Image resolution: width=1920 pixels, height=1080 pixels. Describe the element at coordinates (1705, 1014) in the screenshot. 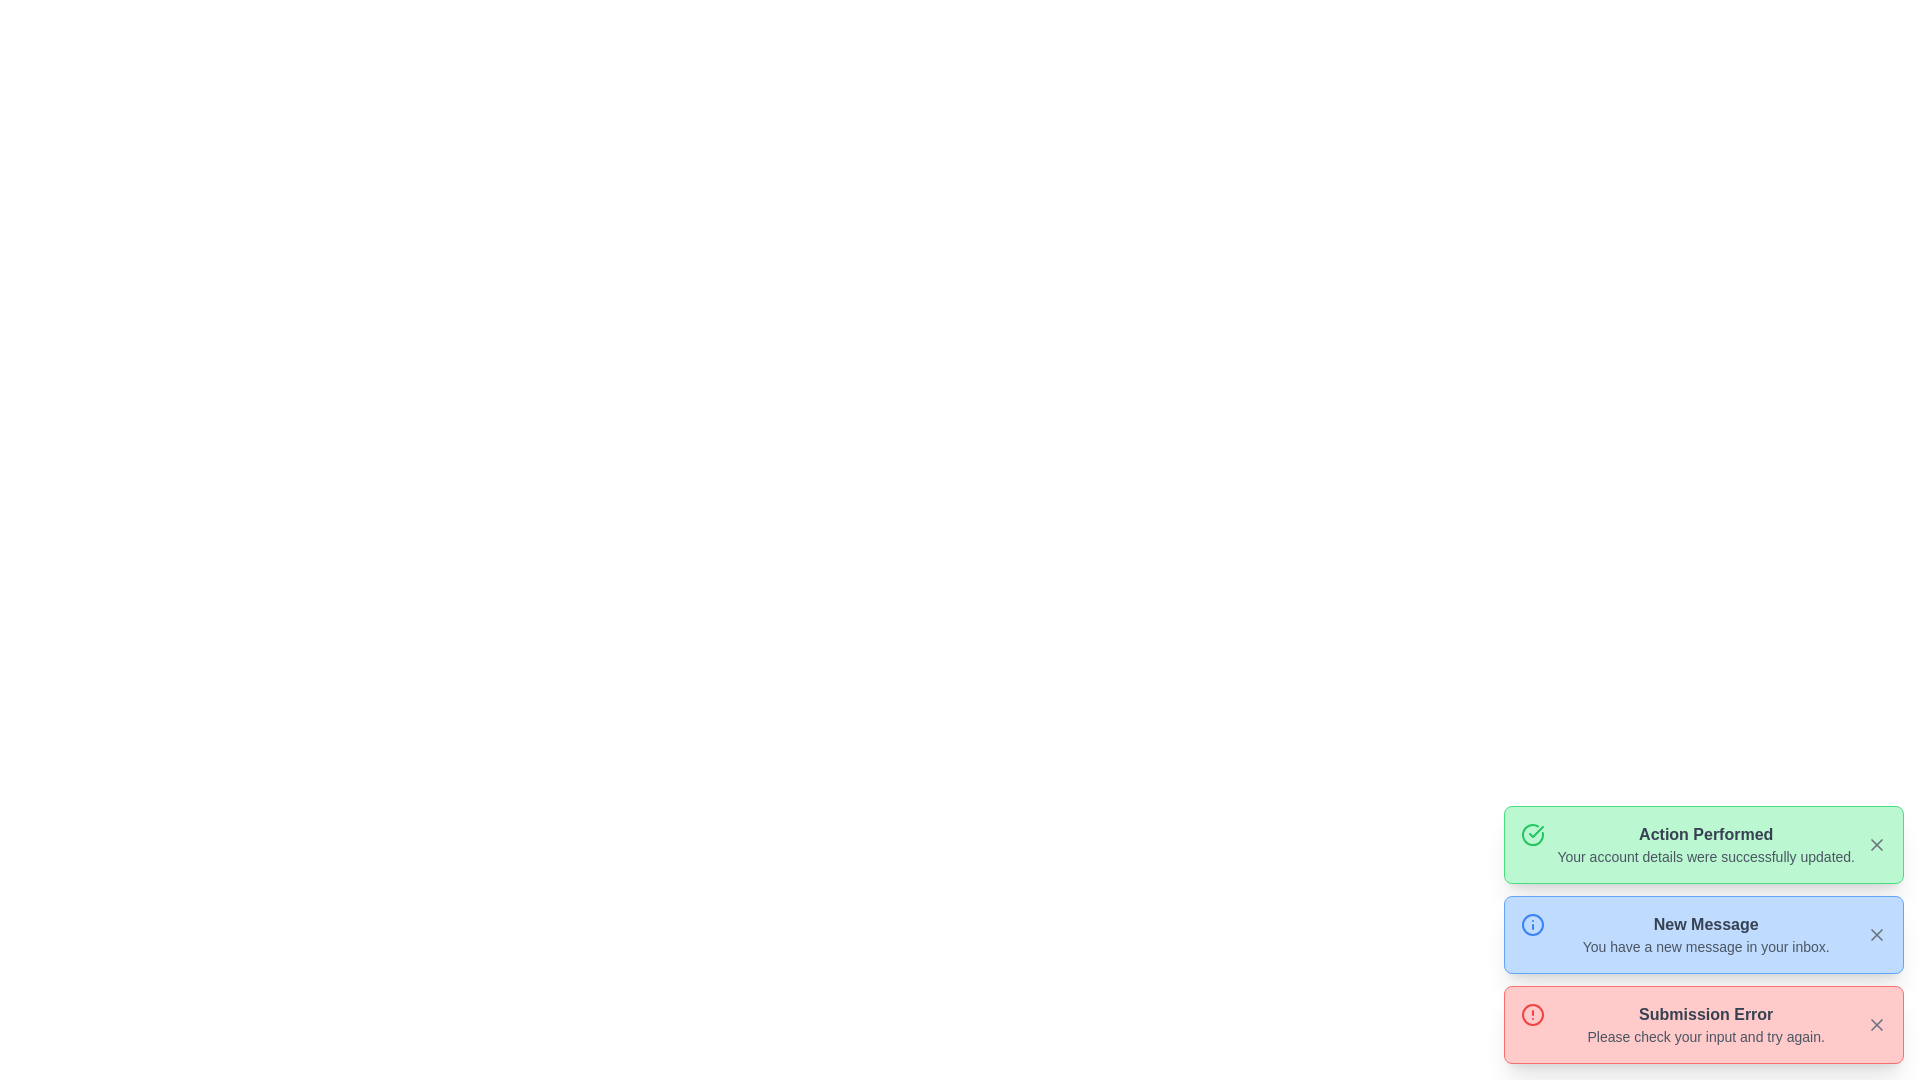

I see `the text label element displaying 'Submission Error', which is located at the bottom of the notification-style card on a pink background` at that location.